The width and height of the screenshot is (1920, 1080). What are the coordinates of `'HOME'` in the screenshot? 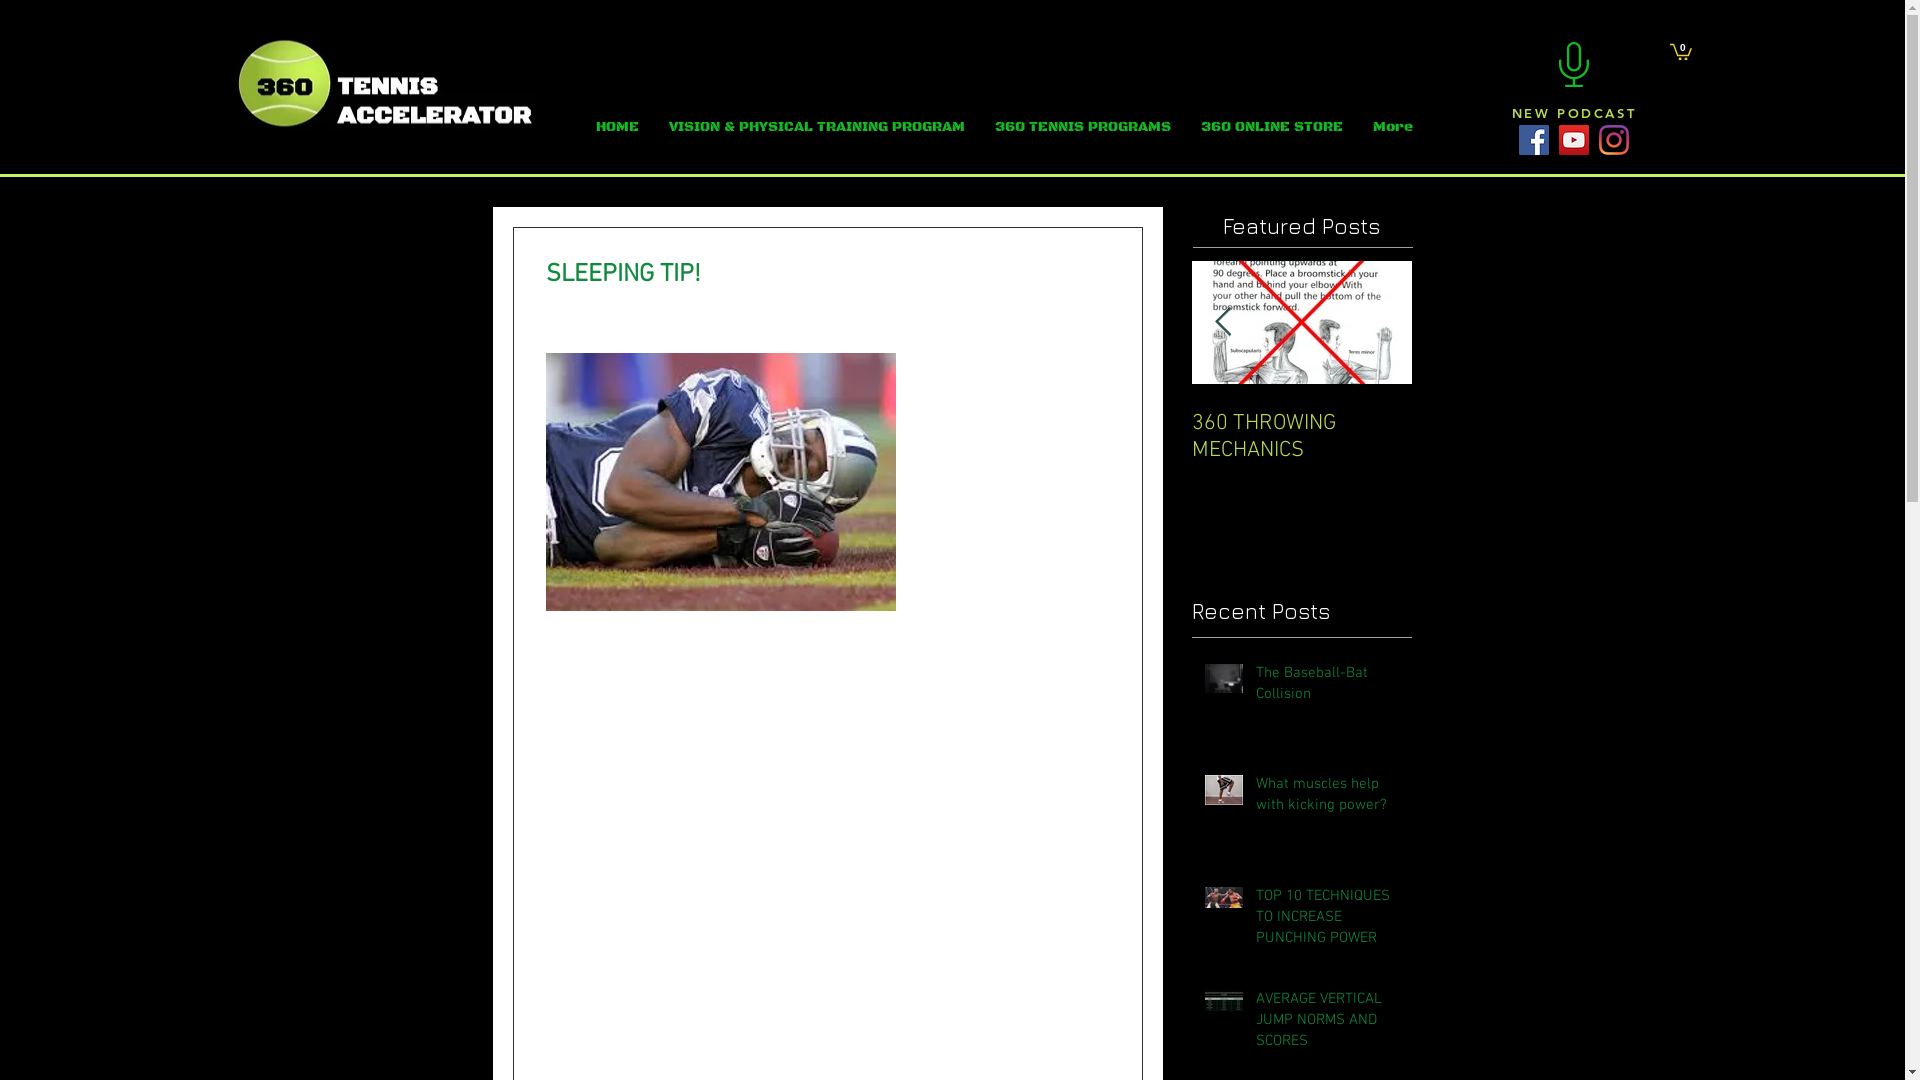 It's located at (616, 127).